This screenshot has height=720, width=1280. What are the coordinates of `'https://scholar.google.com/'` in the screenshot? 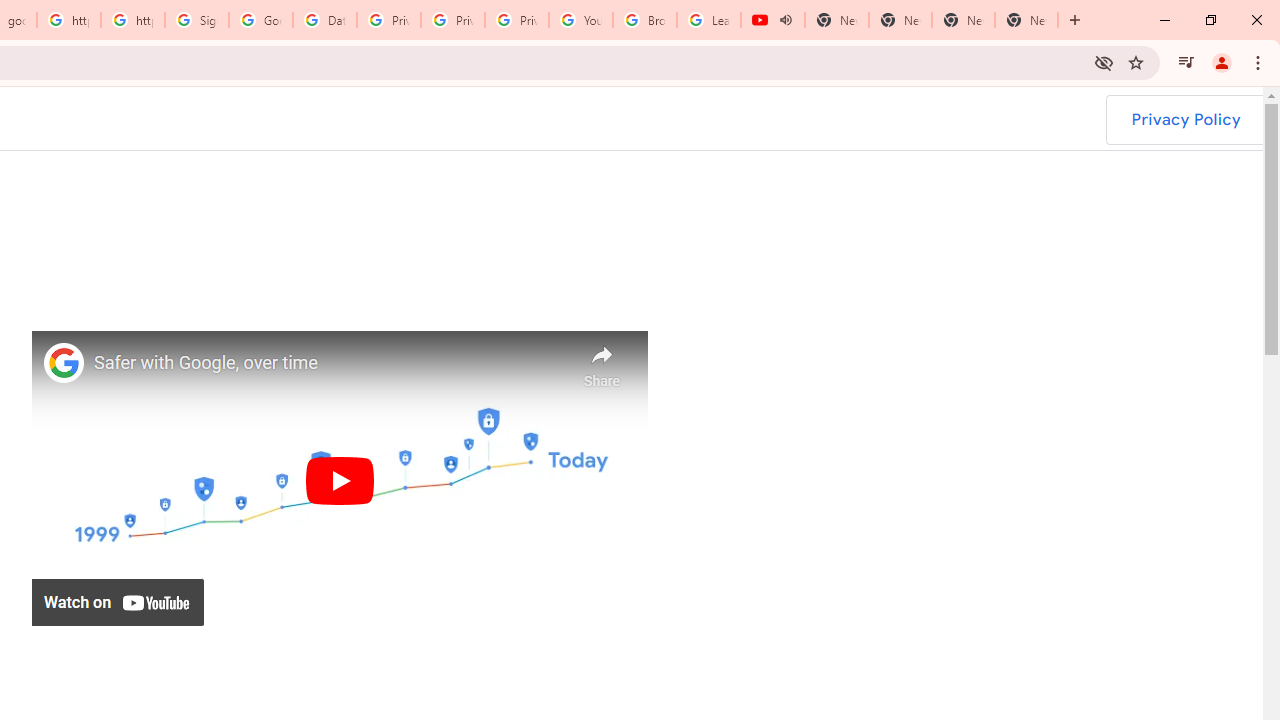 It's located at (69, 20).